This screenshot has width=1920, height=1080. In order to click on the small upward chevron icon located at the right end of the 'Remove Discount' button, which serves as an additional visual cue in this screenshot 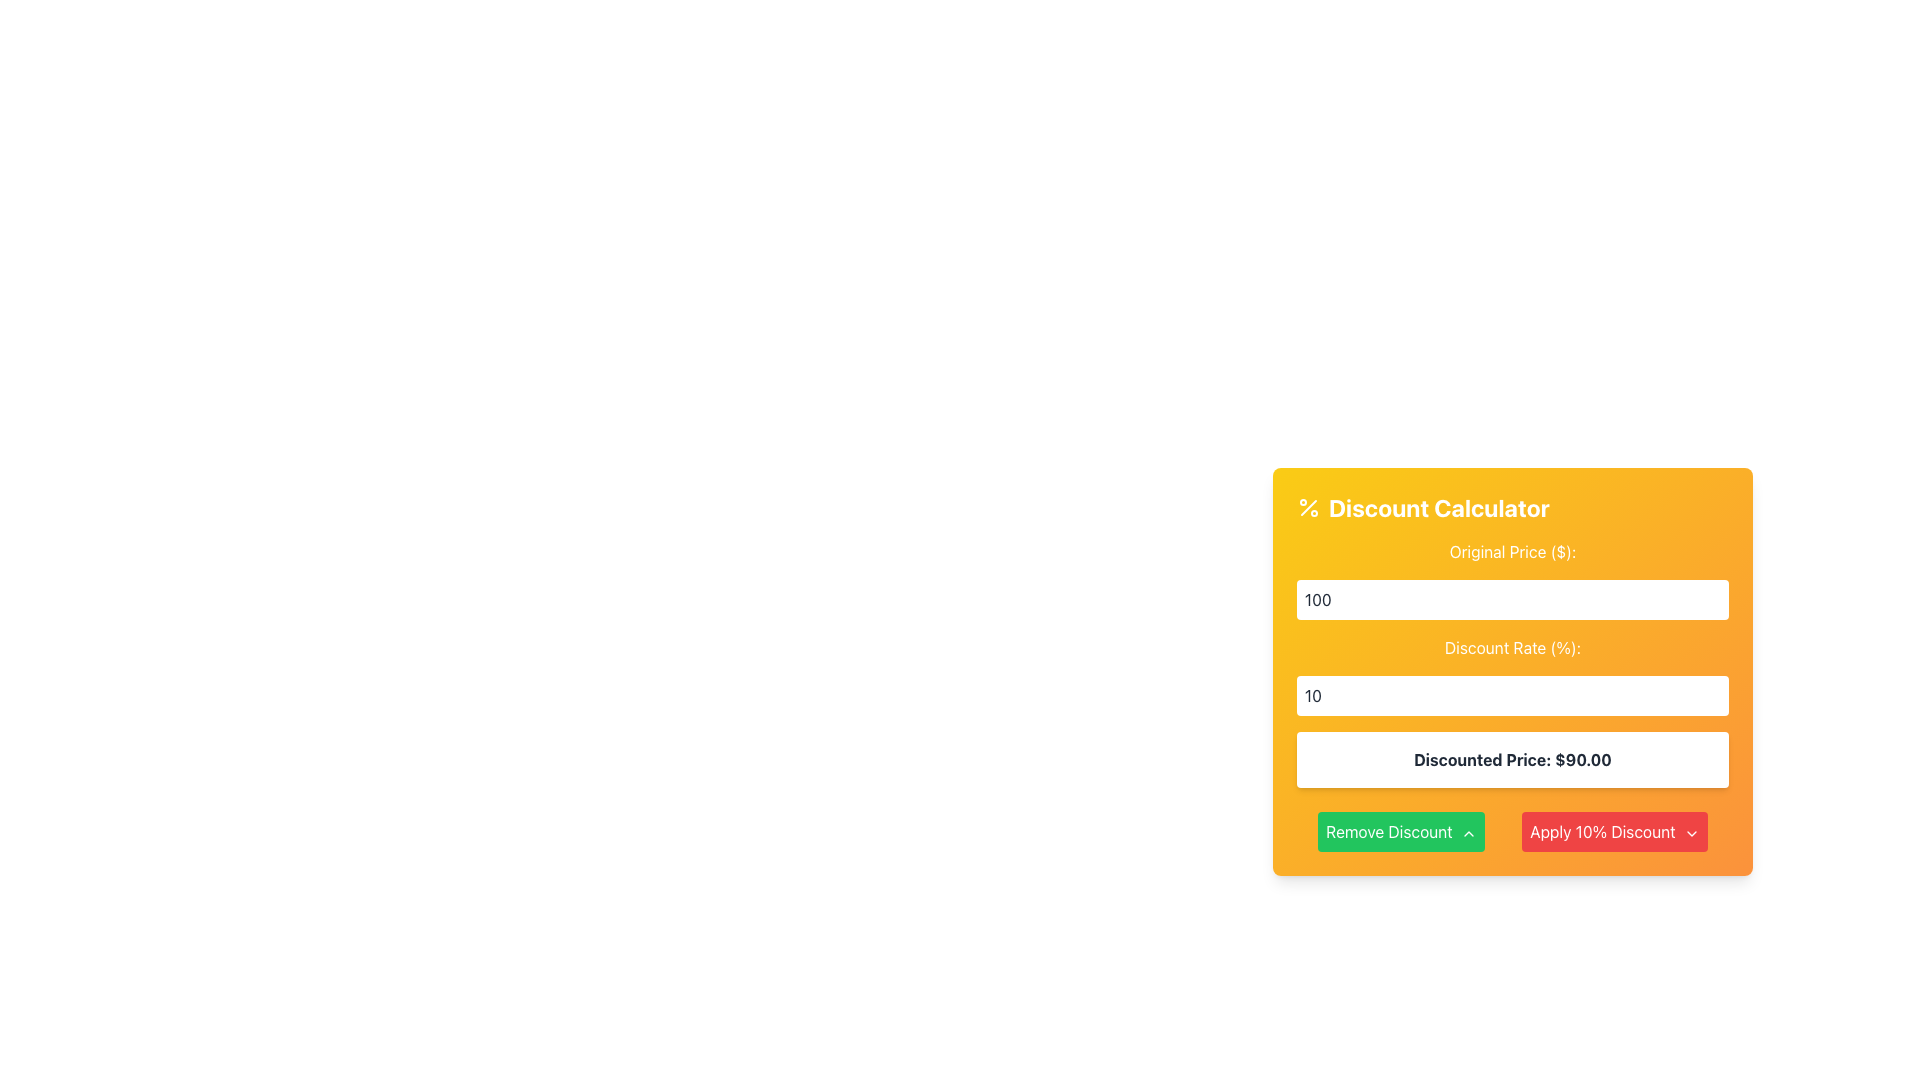, I will do `click(1468, 833)`.